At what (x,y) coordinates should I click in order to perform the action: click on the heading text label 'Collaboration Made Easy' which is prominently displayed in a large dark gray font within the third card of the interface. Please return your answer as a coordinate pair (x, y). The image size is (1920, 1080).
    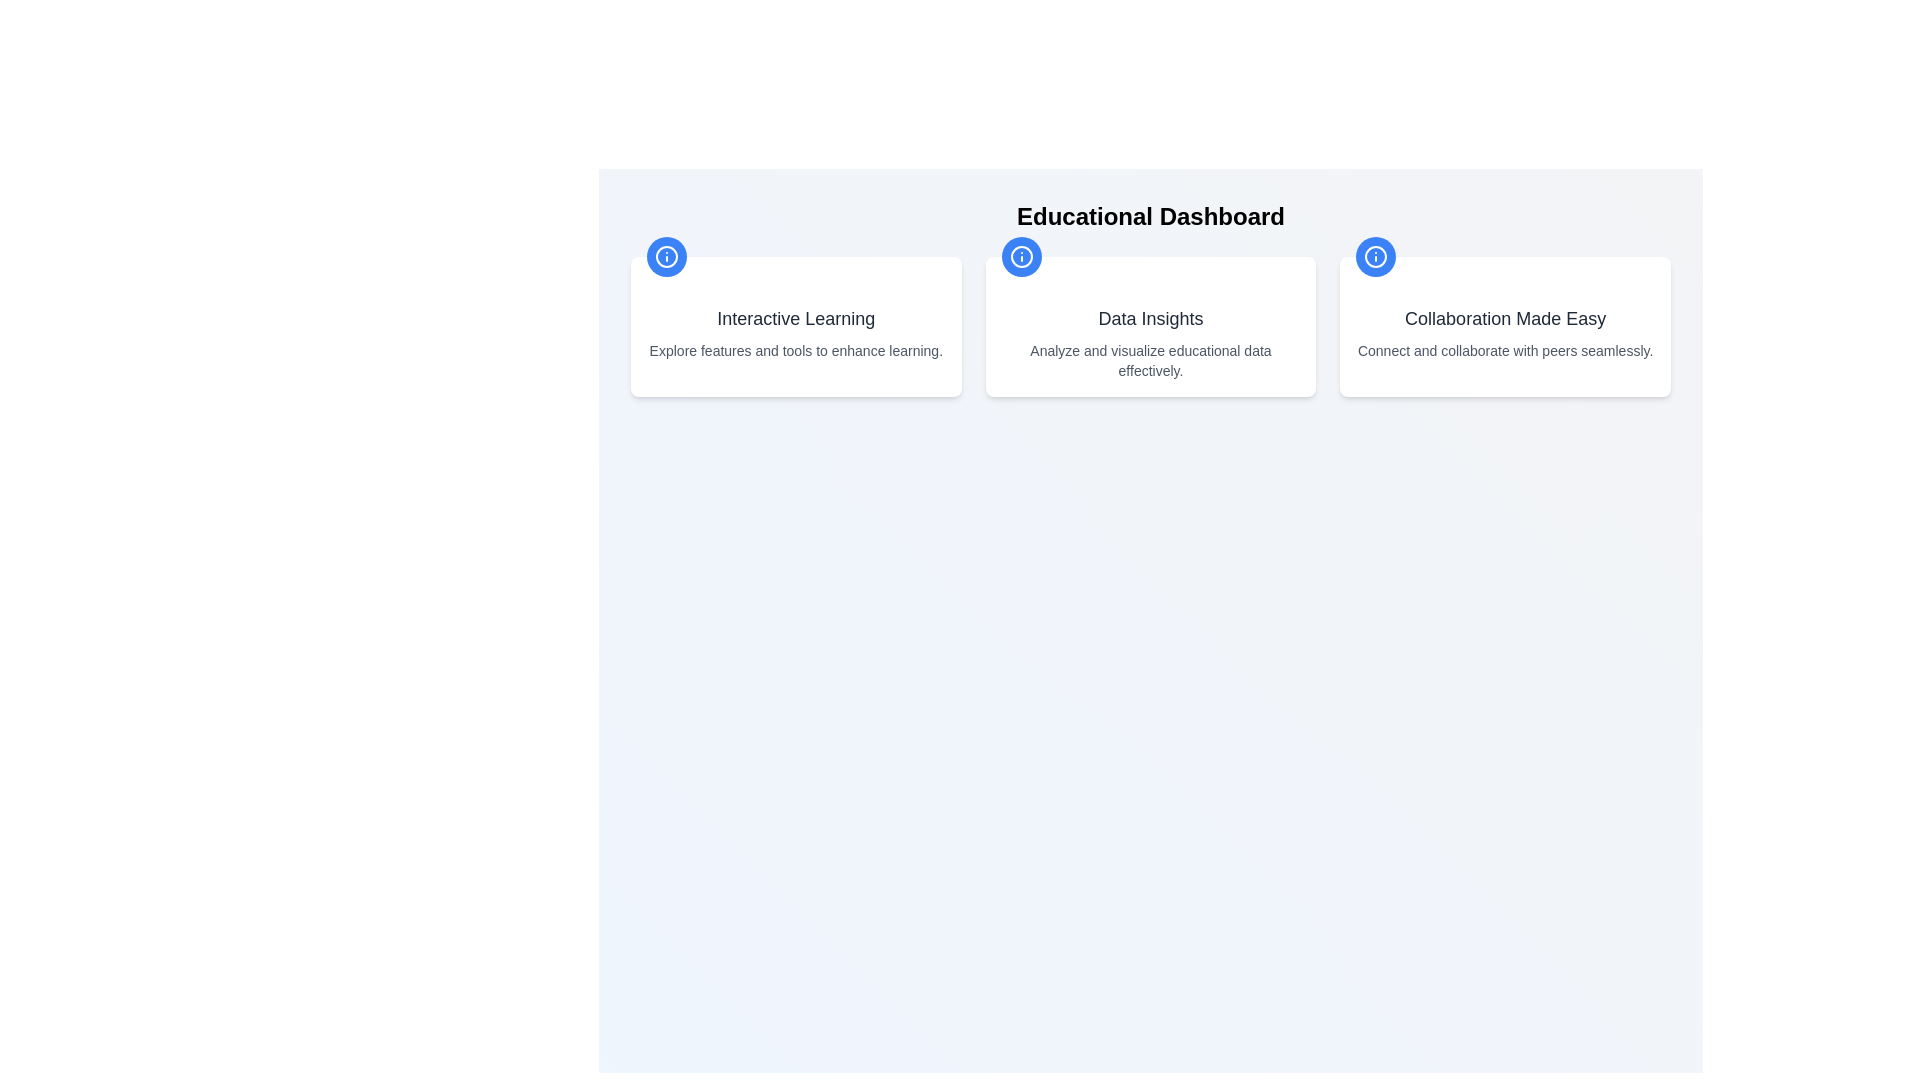
    Looking at the image, I should click on (1505, 318).